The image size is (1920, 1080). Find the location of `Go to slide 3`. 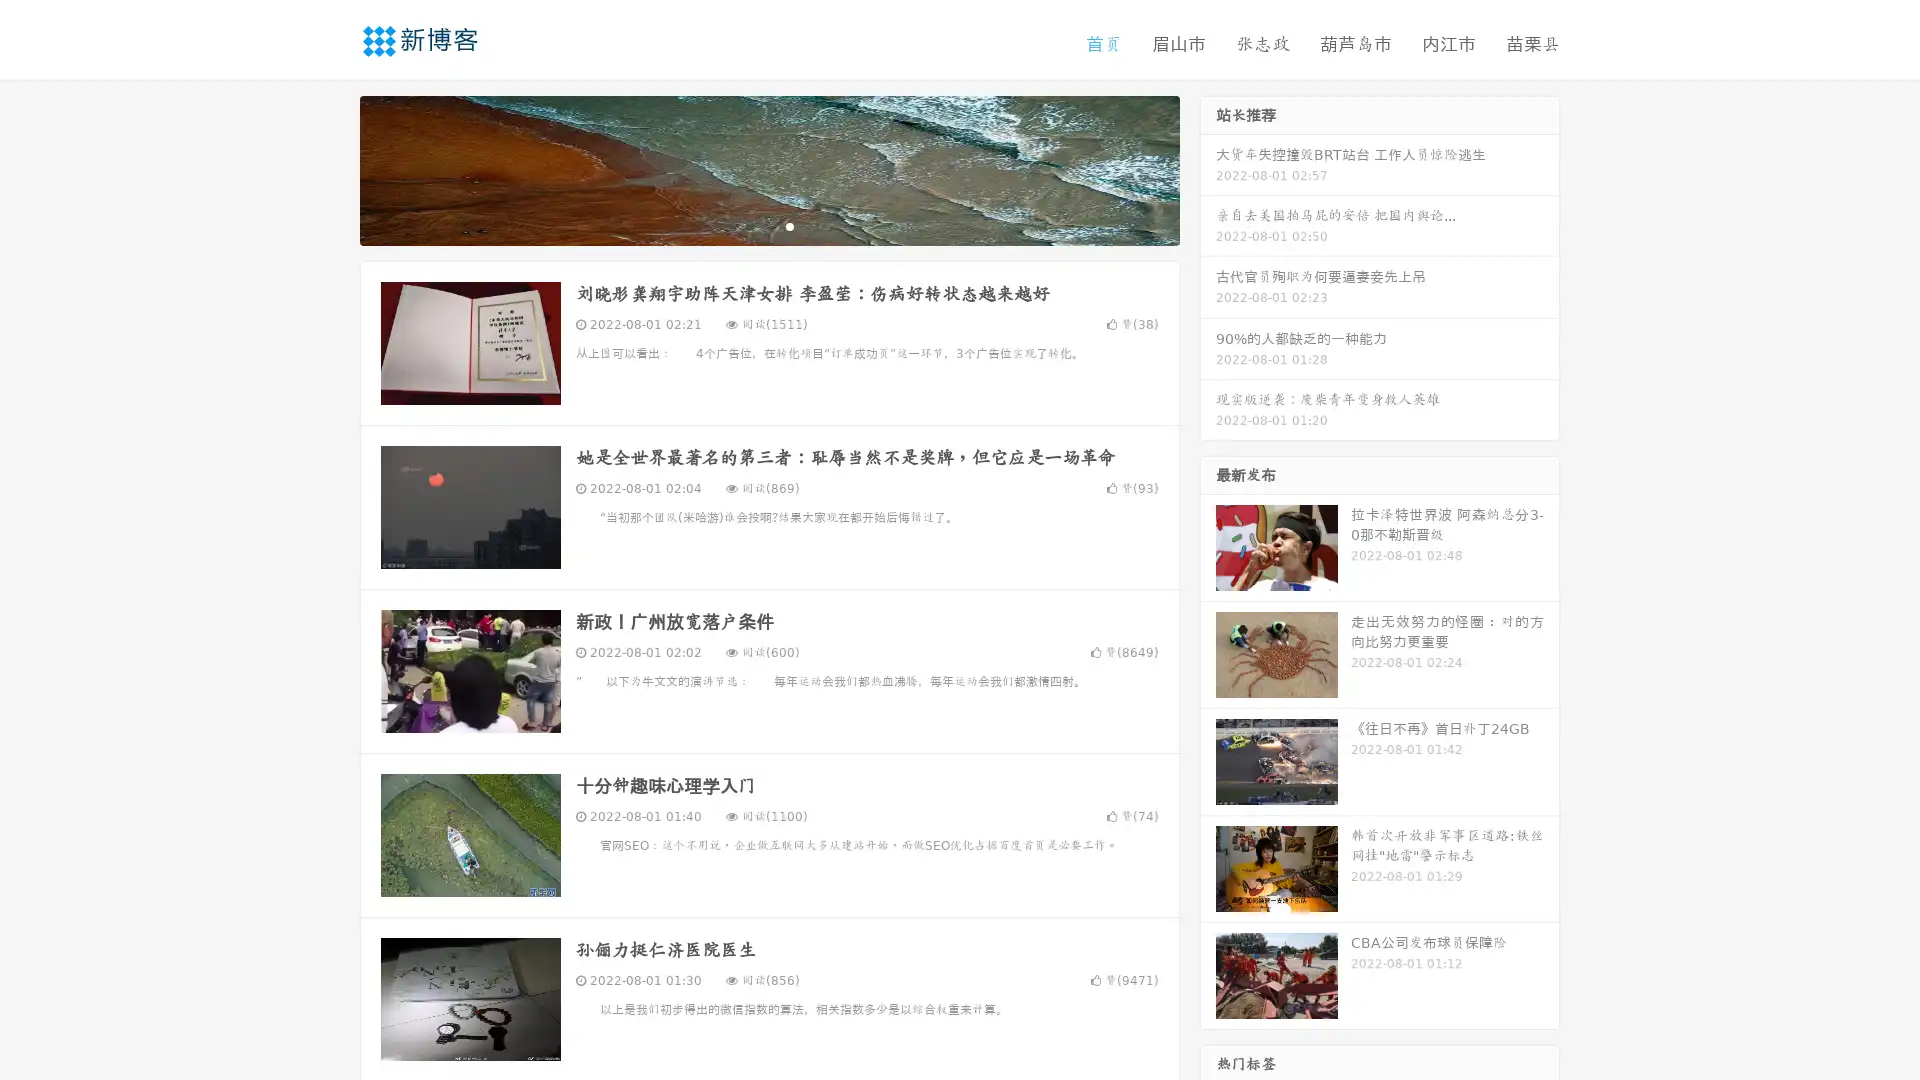

Go to slide 3 is located at coordinates (789, 225).